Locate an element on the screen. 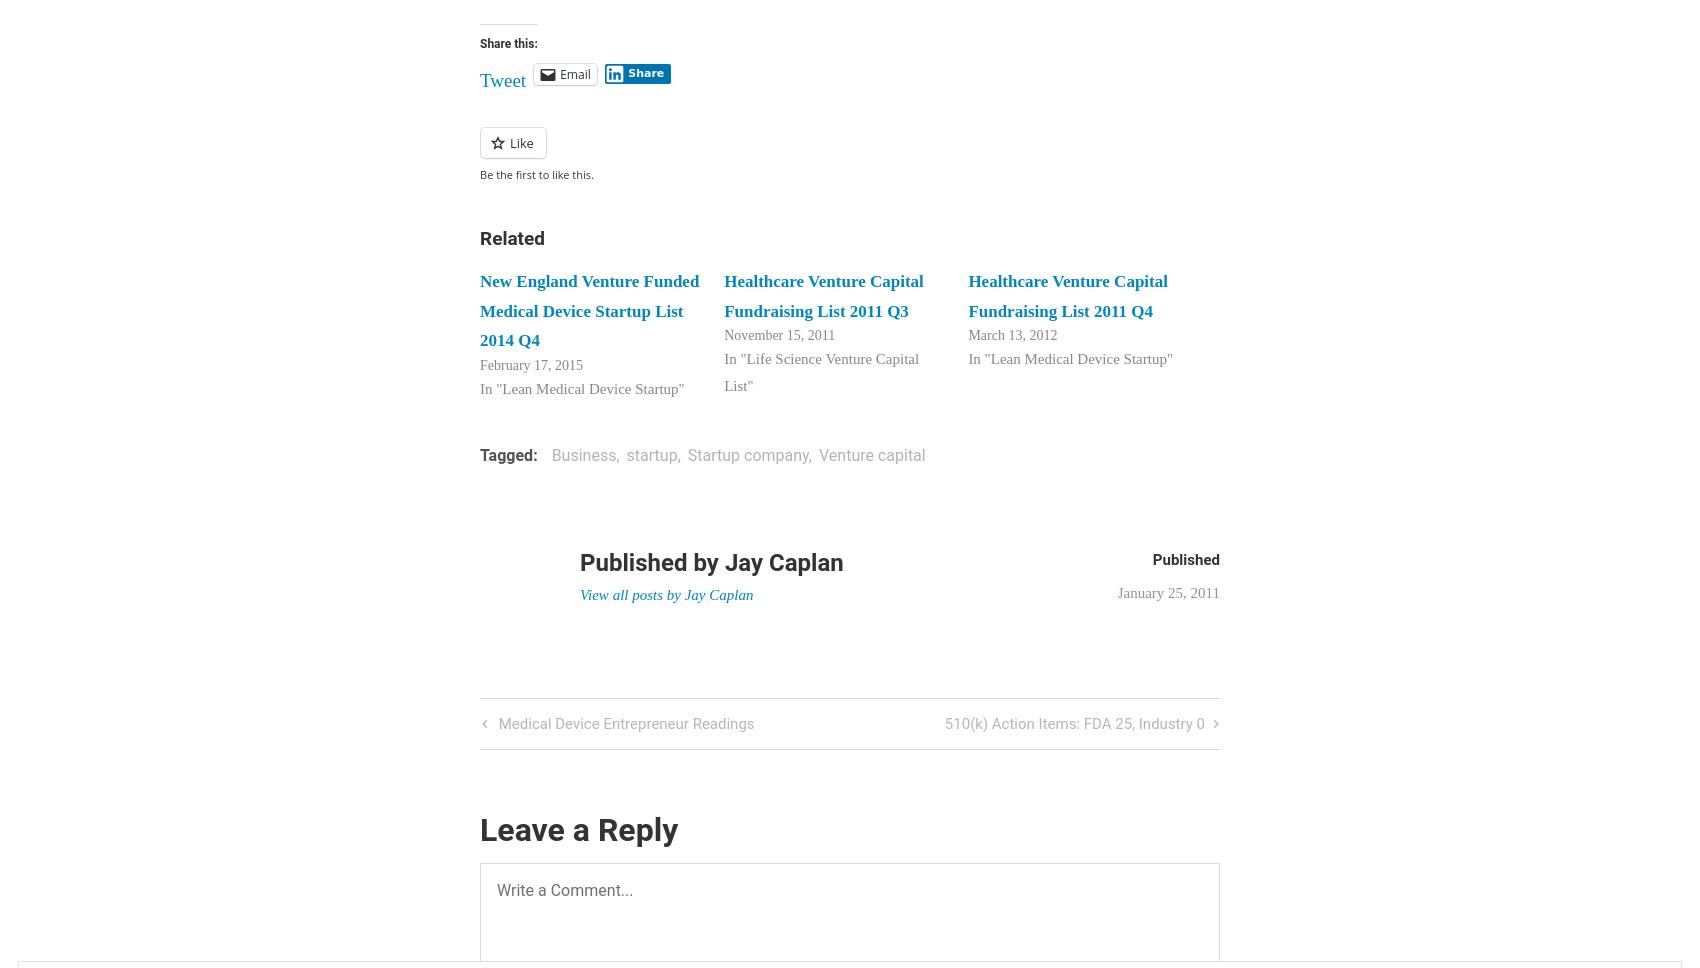 The height and width of the screenshot is (968, 1700). 'Tweet' is located at coordinates (503, 78).